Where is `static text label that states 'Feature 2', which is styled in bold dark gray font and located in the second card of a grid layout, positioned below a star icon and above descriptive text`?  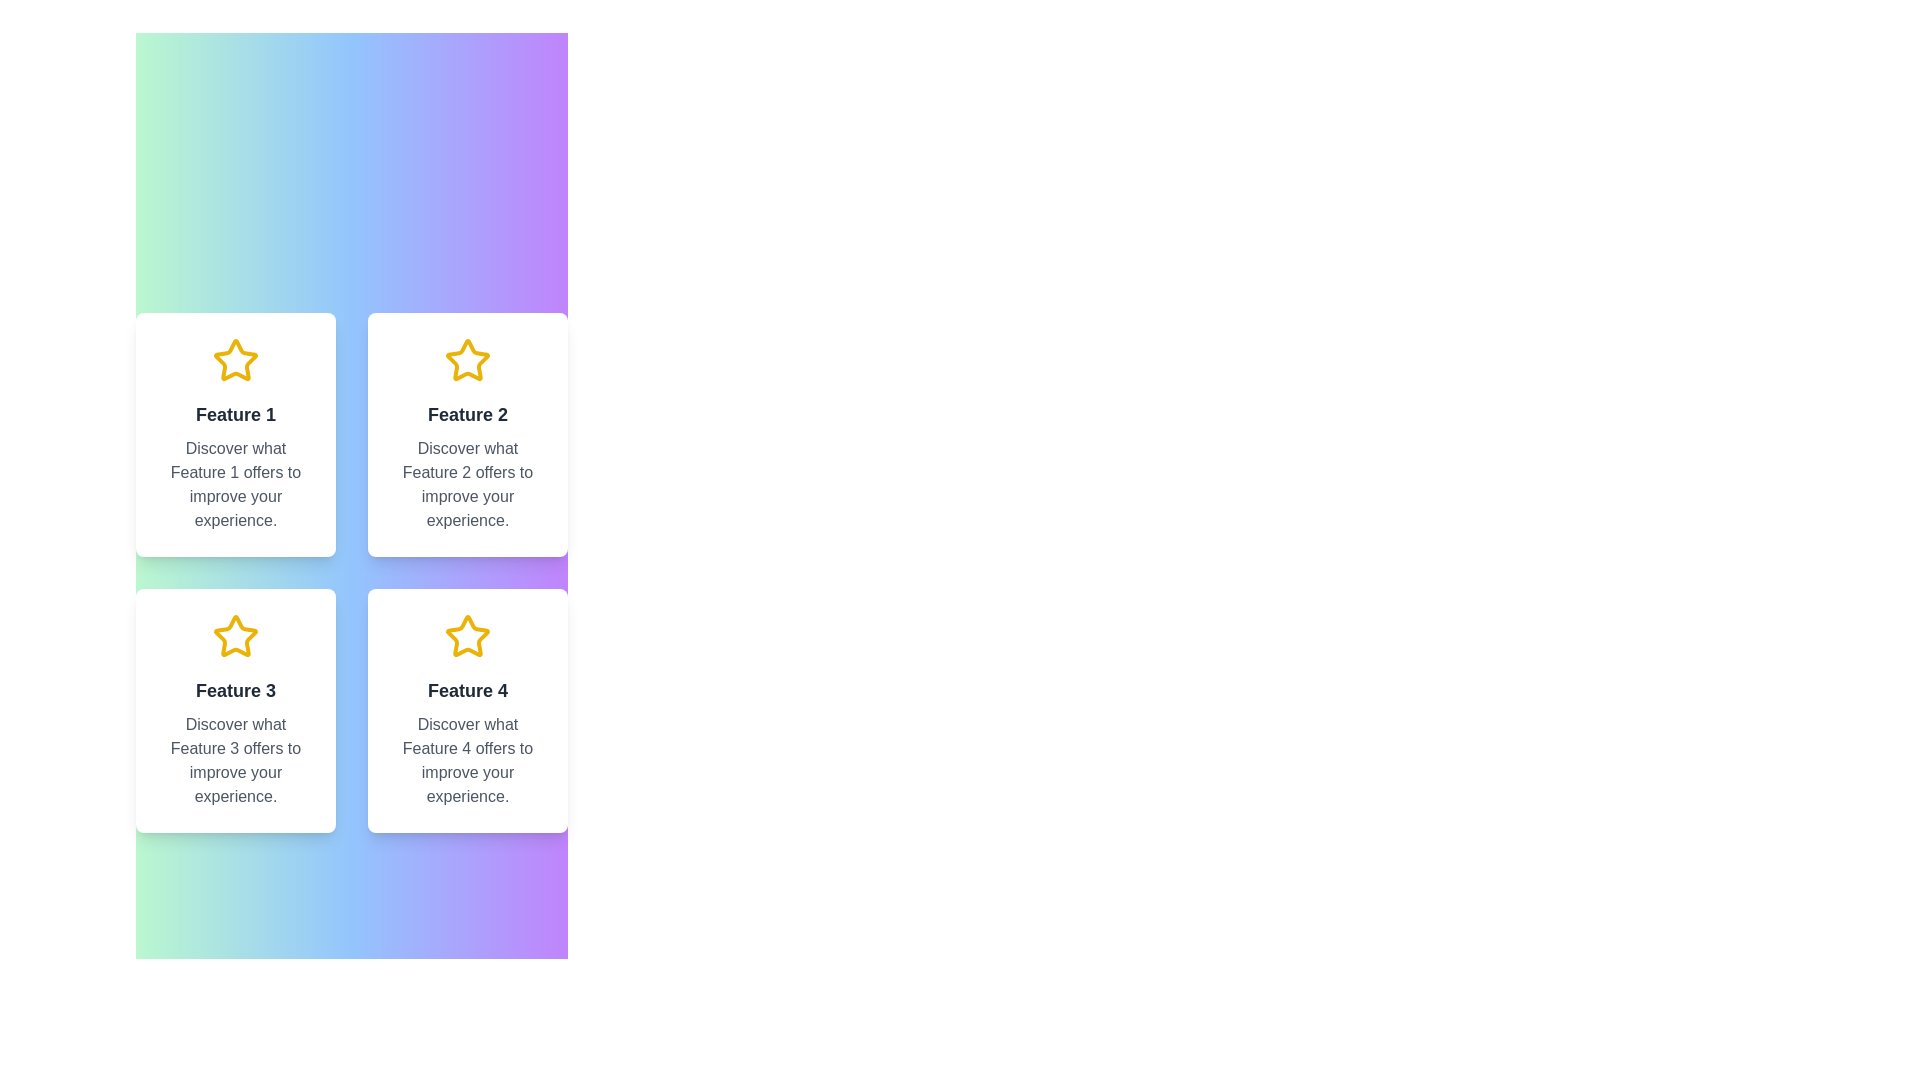 static text label that states 'Feature 2', which is styled in bold dark gray font and located in the second card of a grid layout, positioned below a star icon and above descriptive text is located at coordinates (466, 414).